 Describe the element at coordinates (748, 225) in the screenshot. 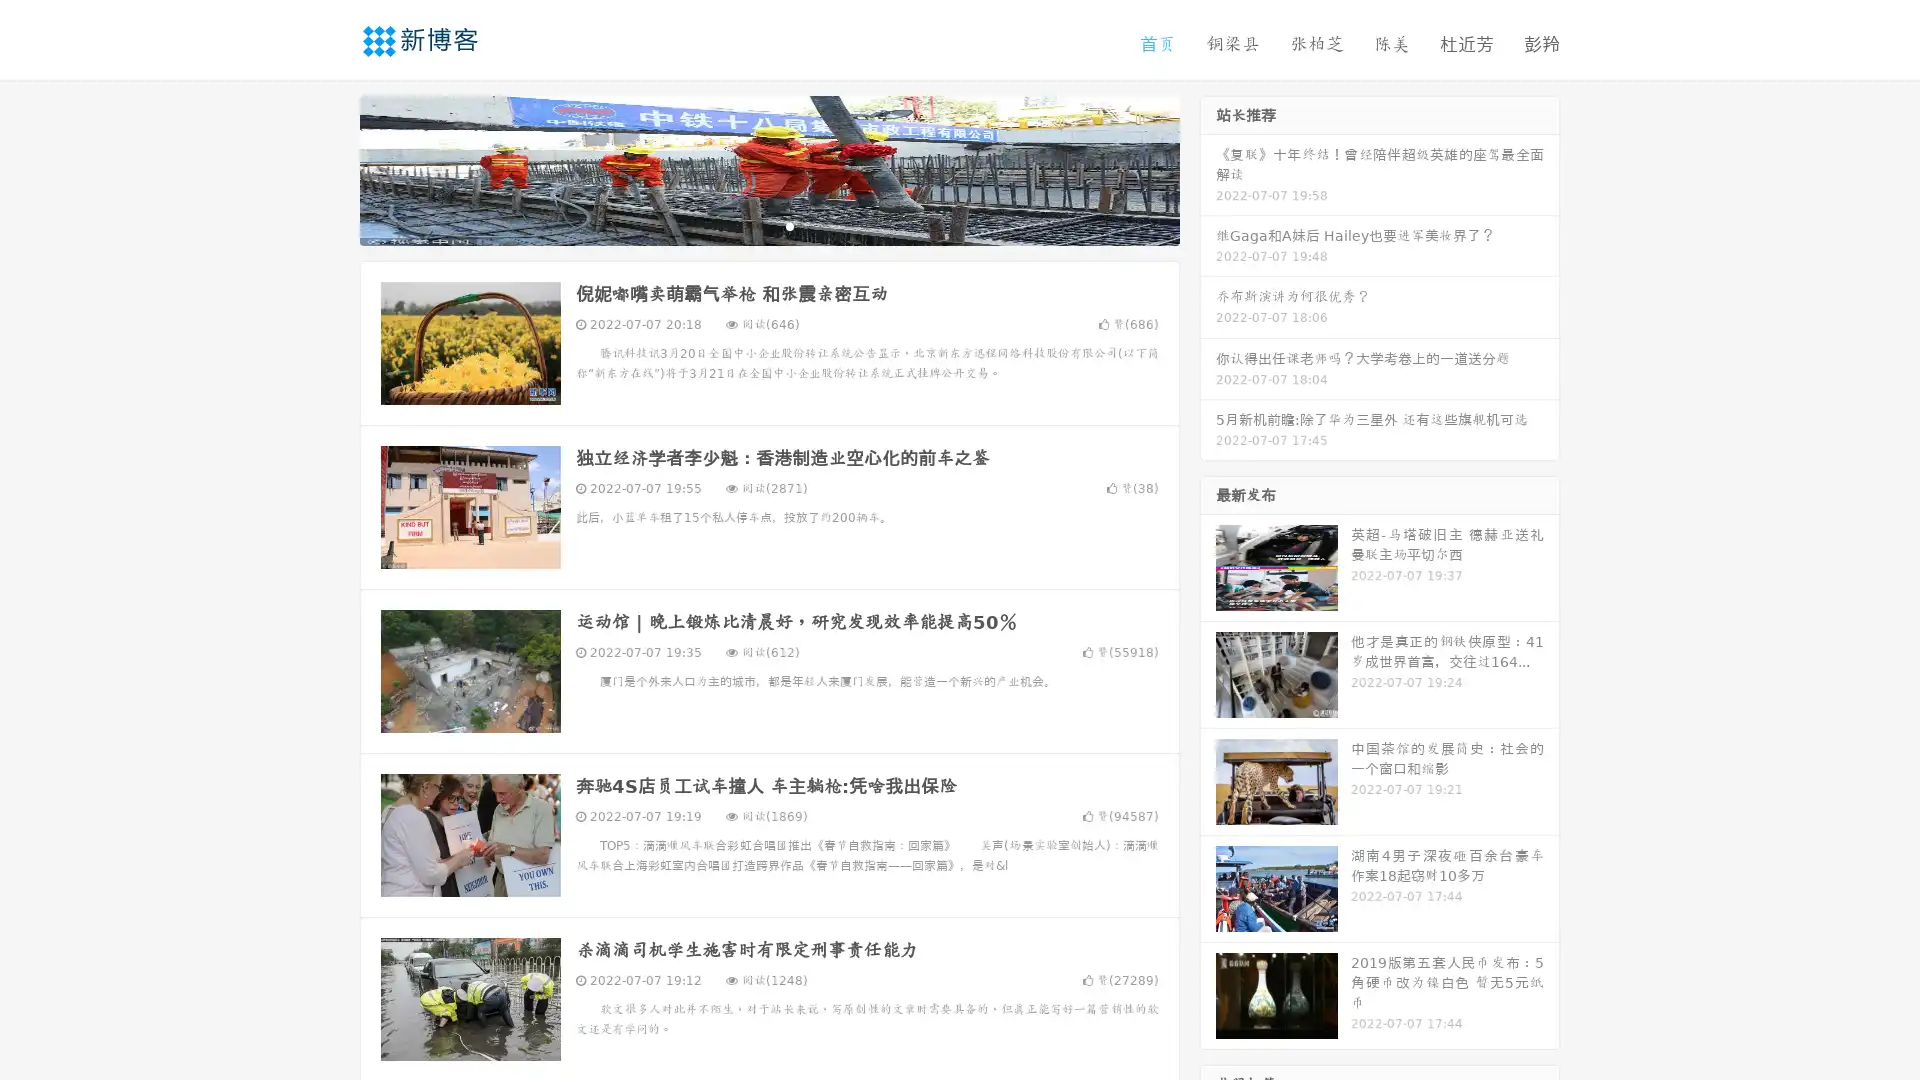

I see `Go to slide 1` at that location.